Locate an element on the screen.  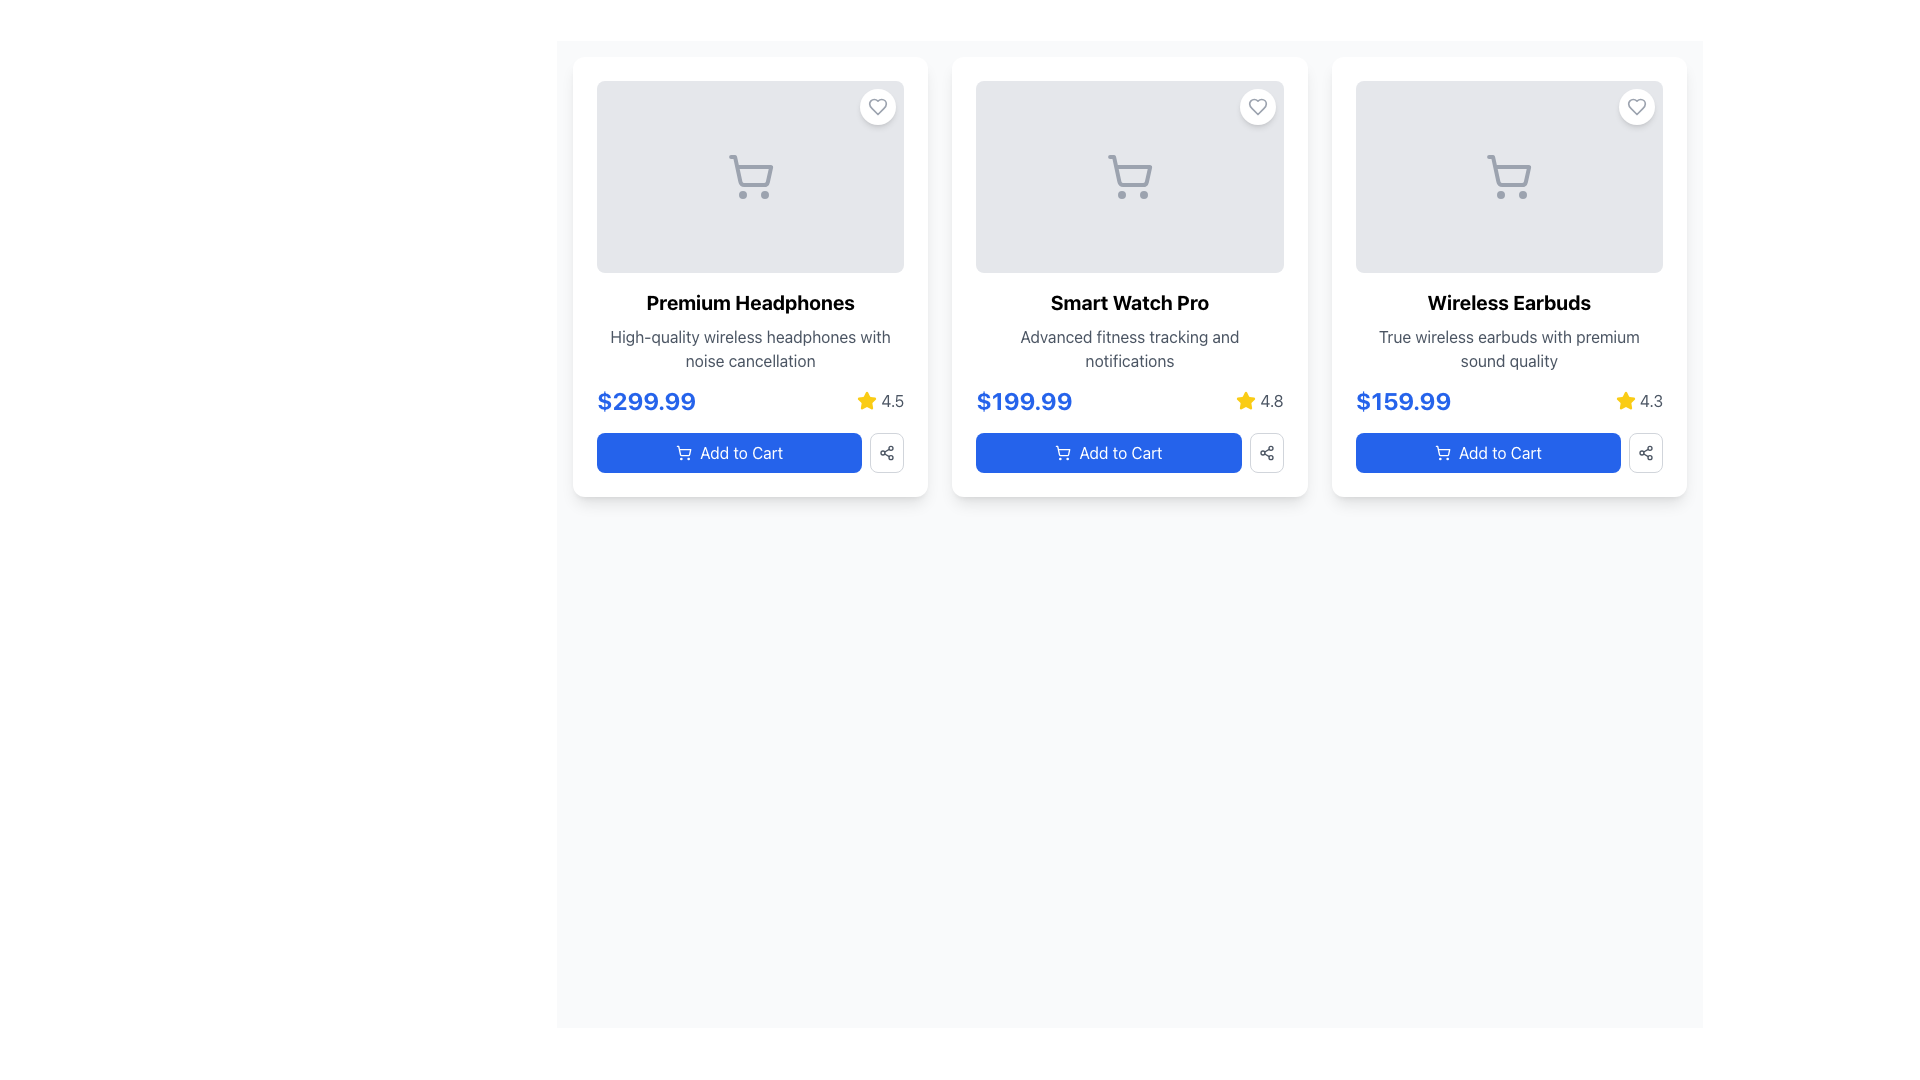
the heart-shaped icon in the upper-right corner of the 'Smart Watch Pro' product card is located at coordinates (1256, 107).